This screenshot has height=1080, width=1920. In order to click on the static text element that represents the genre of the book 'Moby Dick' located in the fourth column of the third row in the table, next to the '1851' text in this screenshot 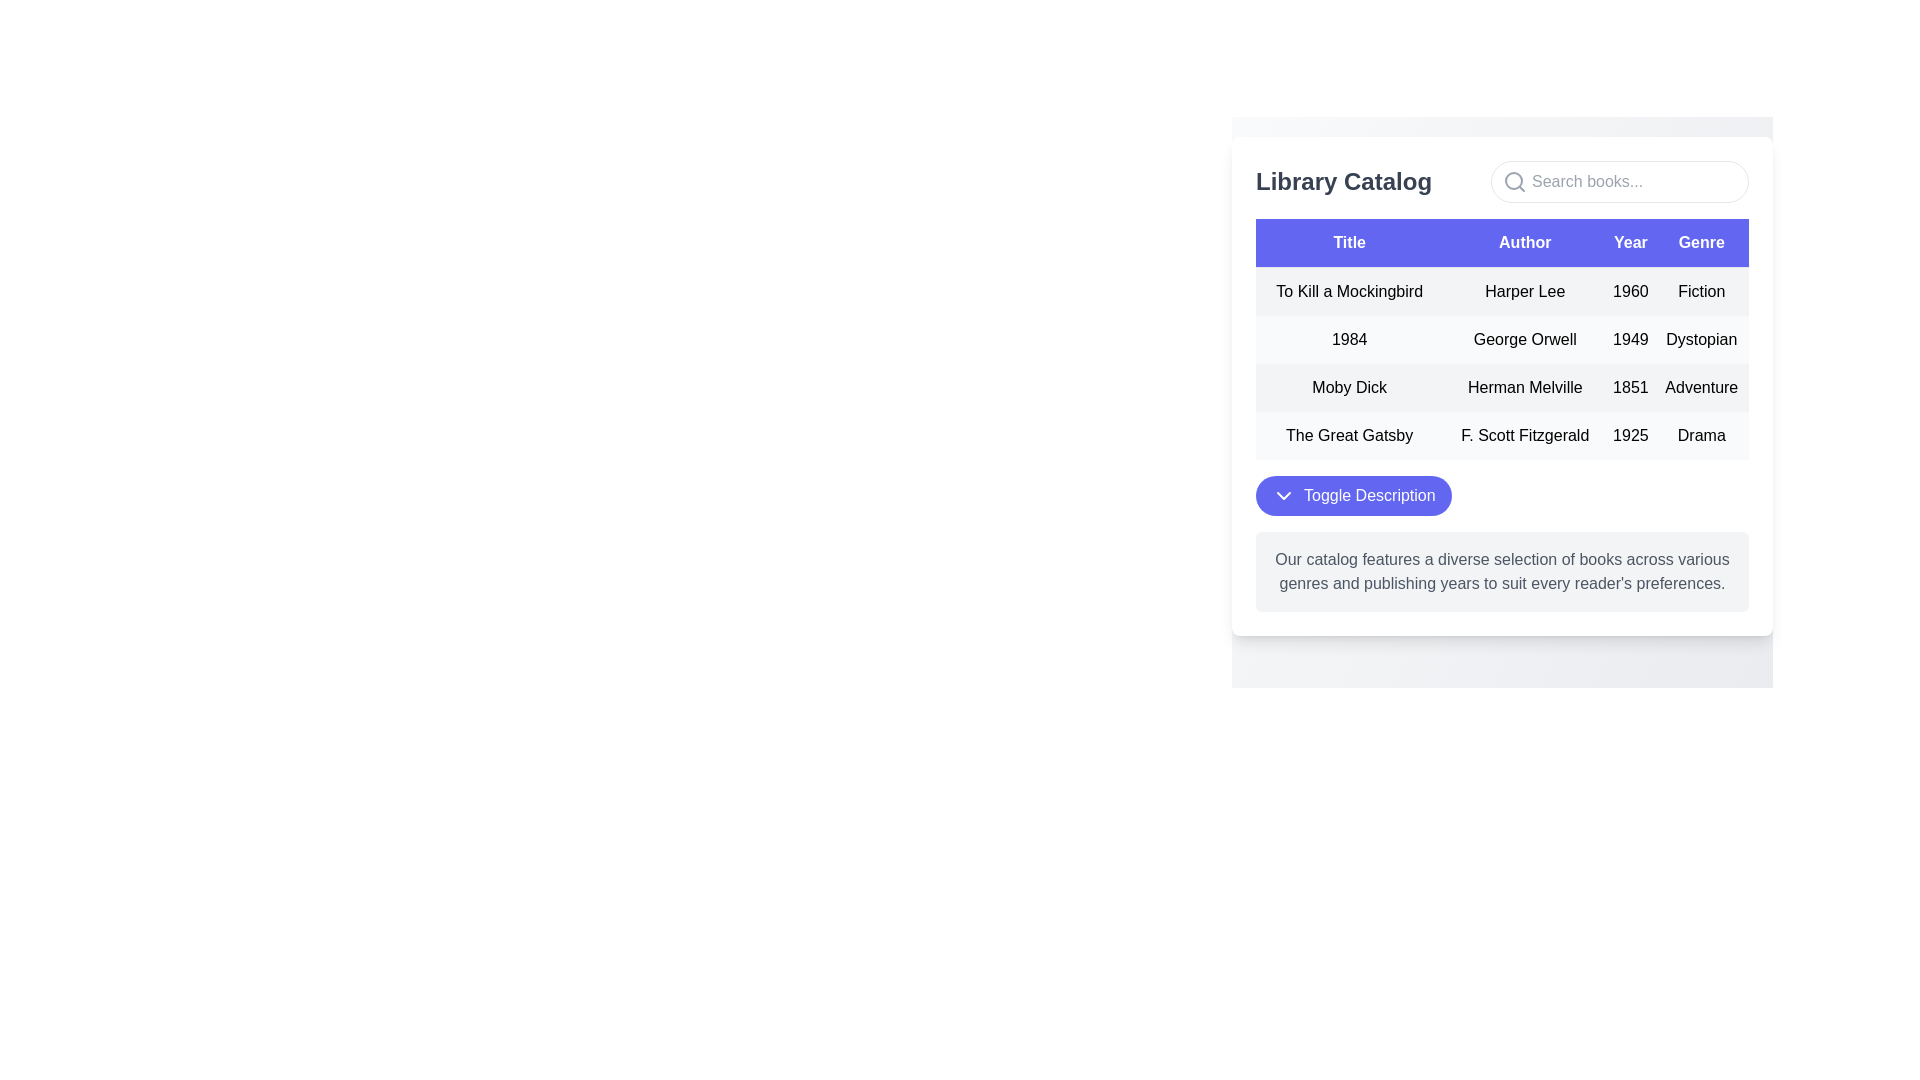, I will do `click(1700, 388)`.